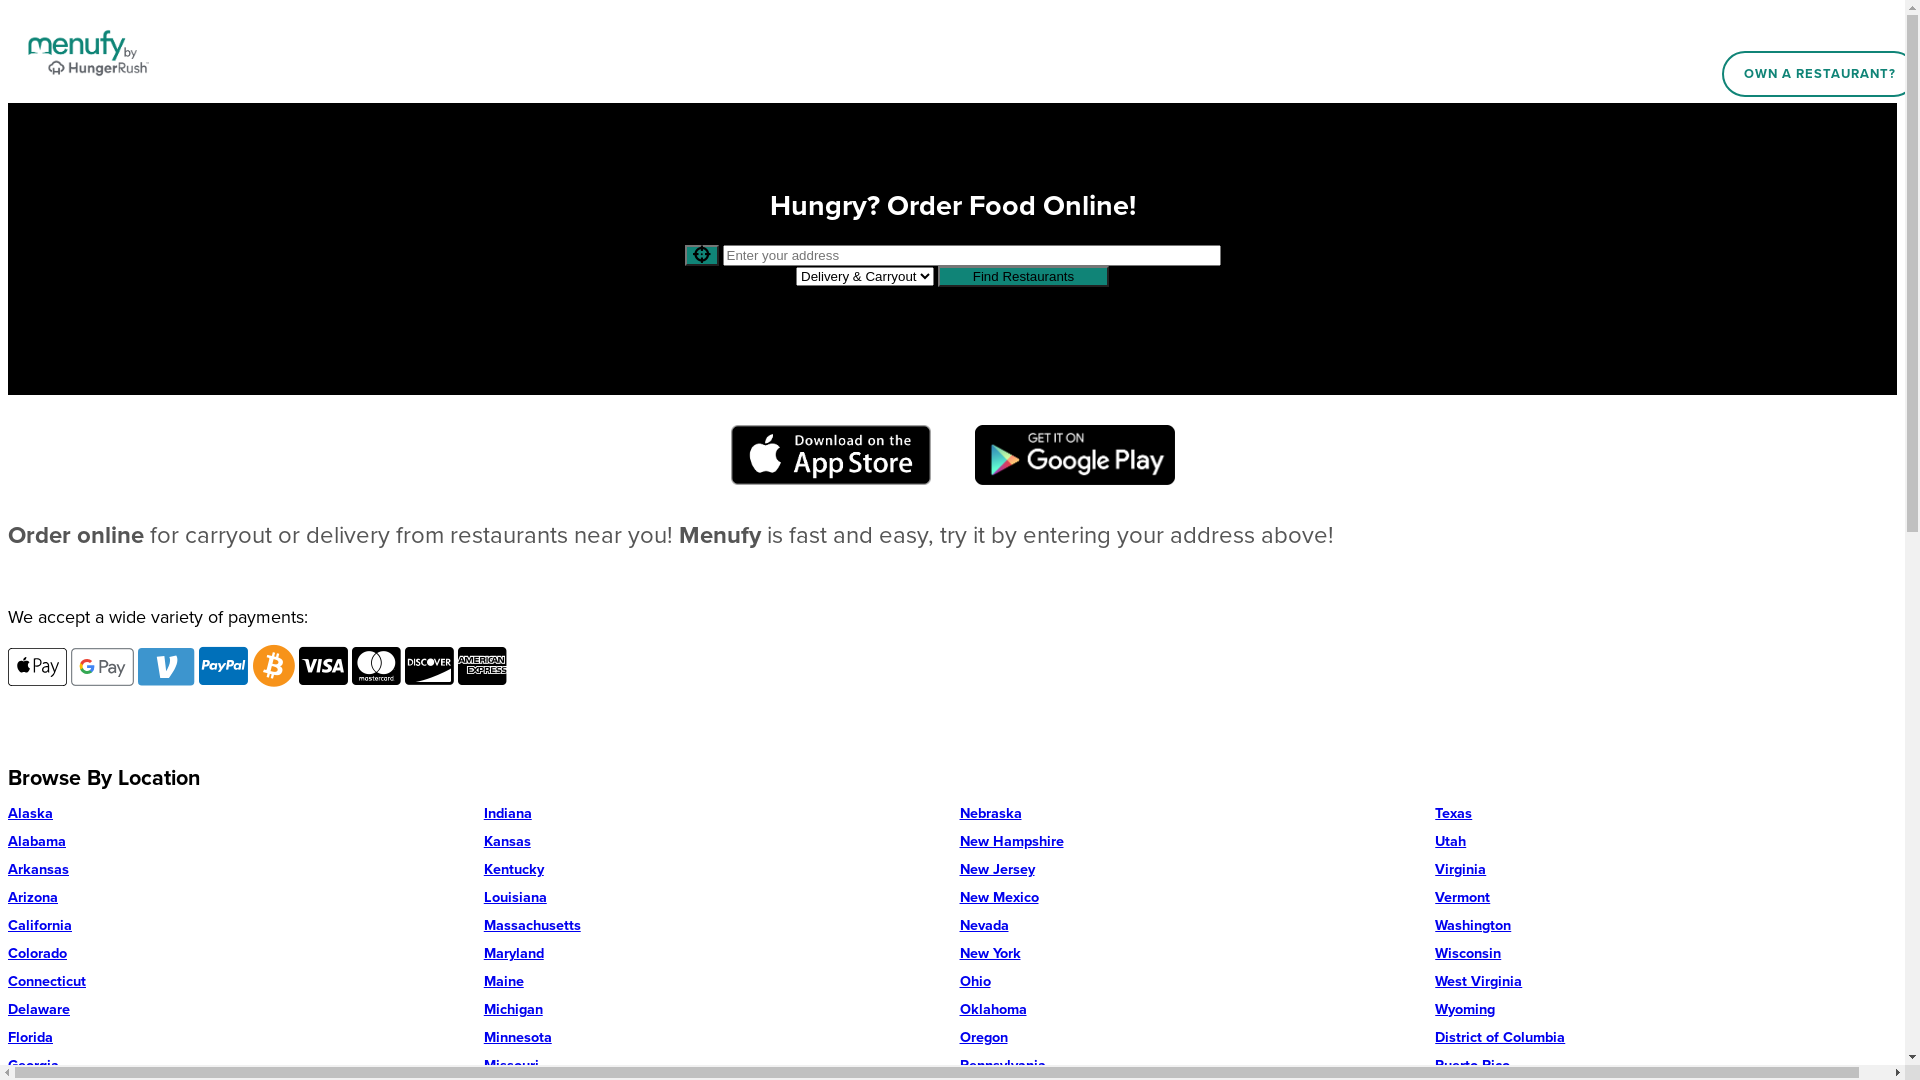 The width and height of the screenshot is (1920, 1080). What do you see at coordinates (223, 665) in the screenshot?
I see `'Accepts PayPal'` at bounding box center [223, 665].